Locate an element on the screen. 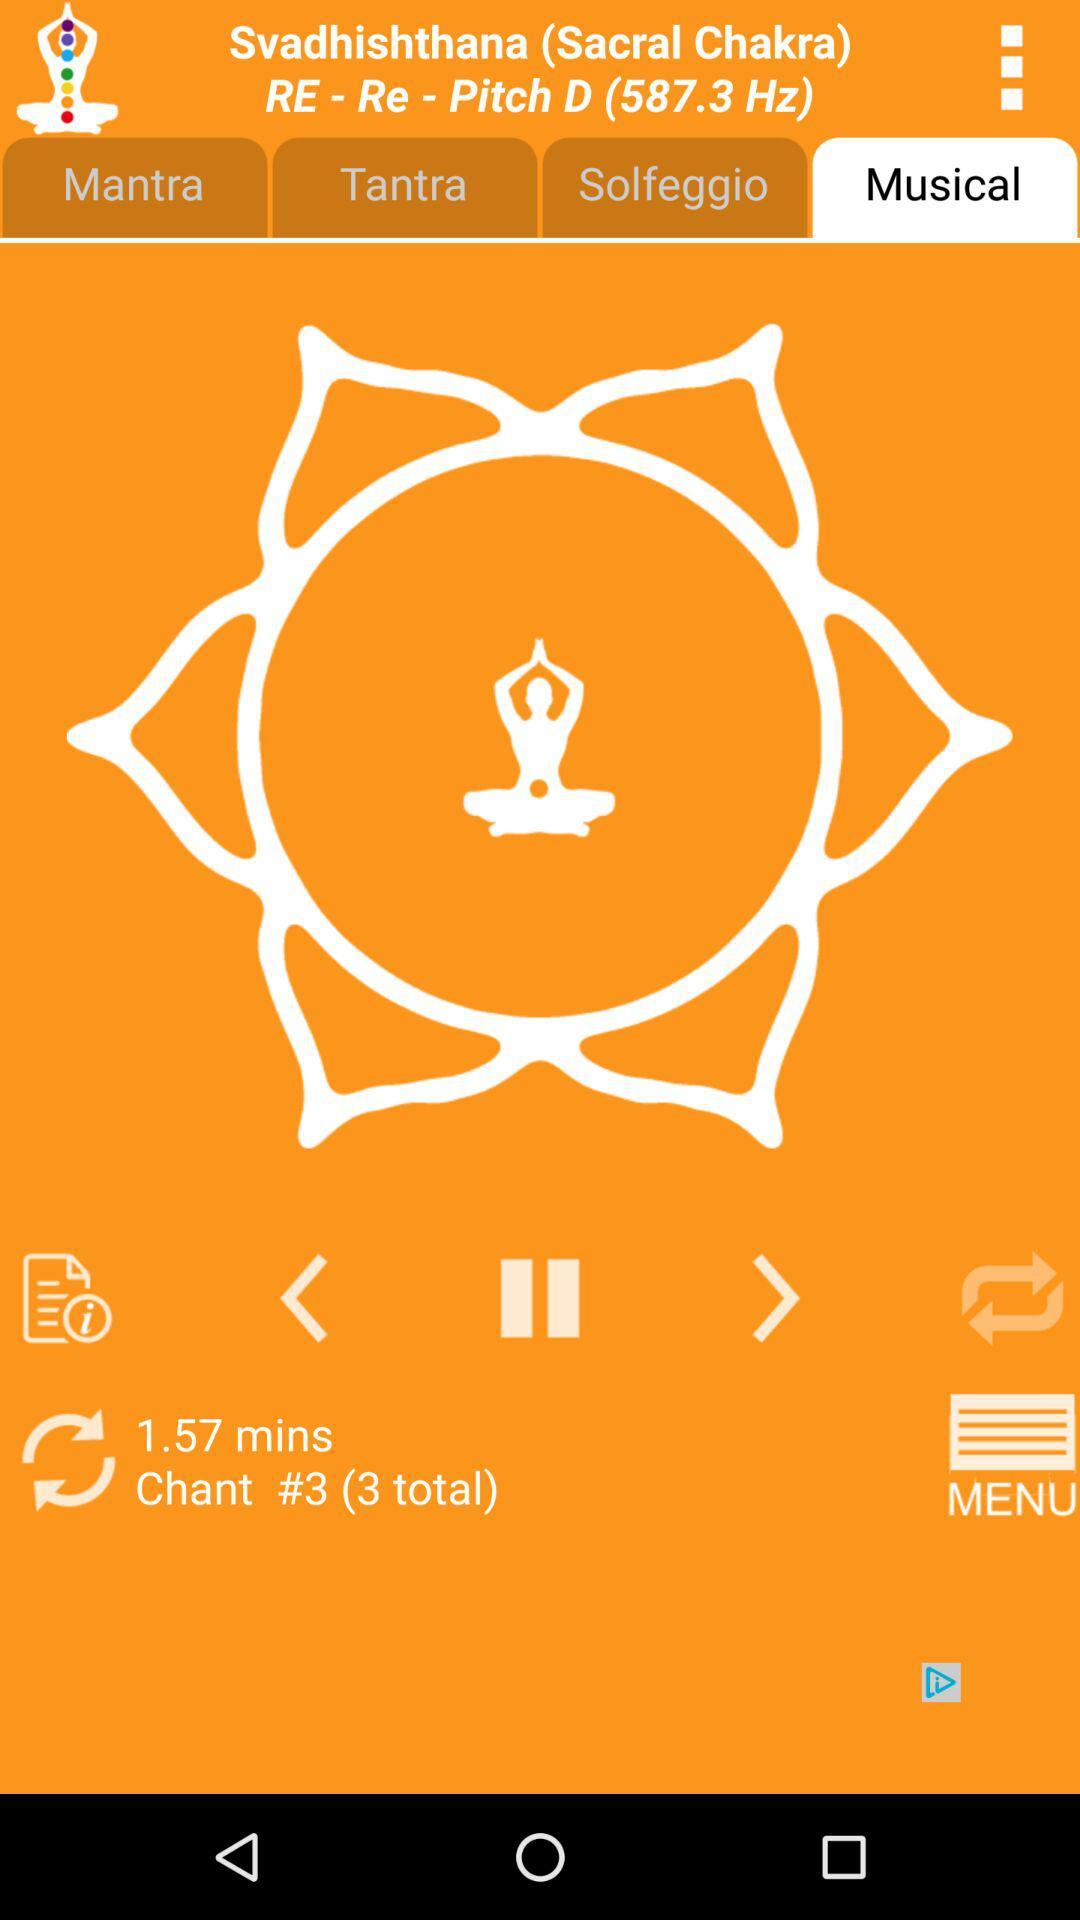  pause sound is located at coordinates (540, 1298).